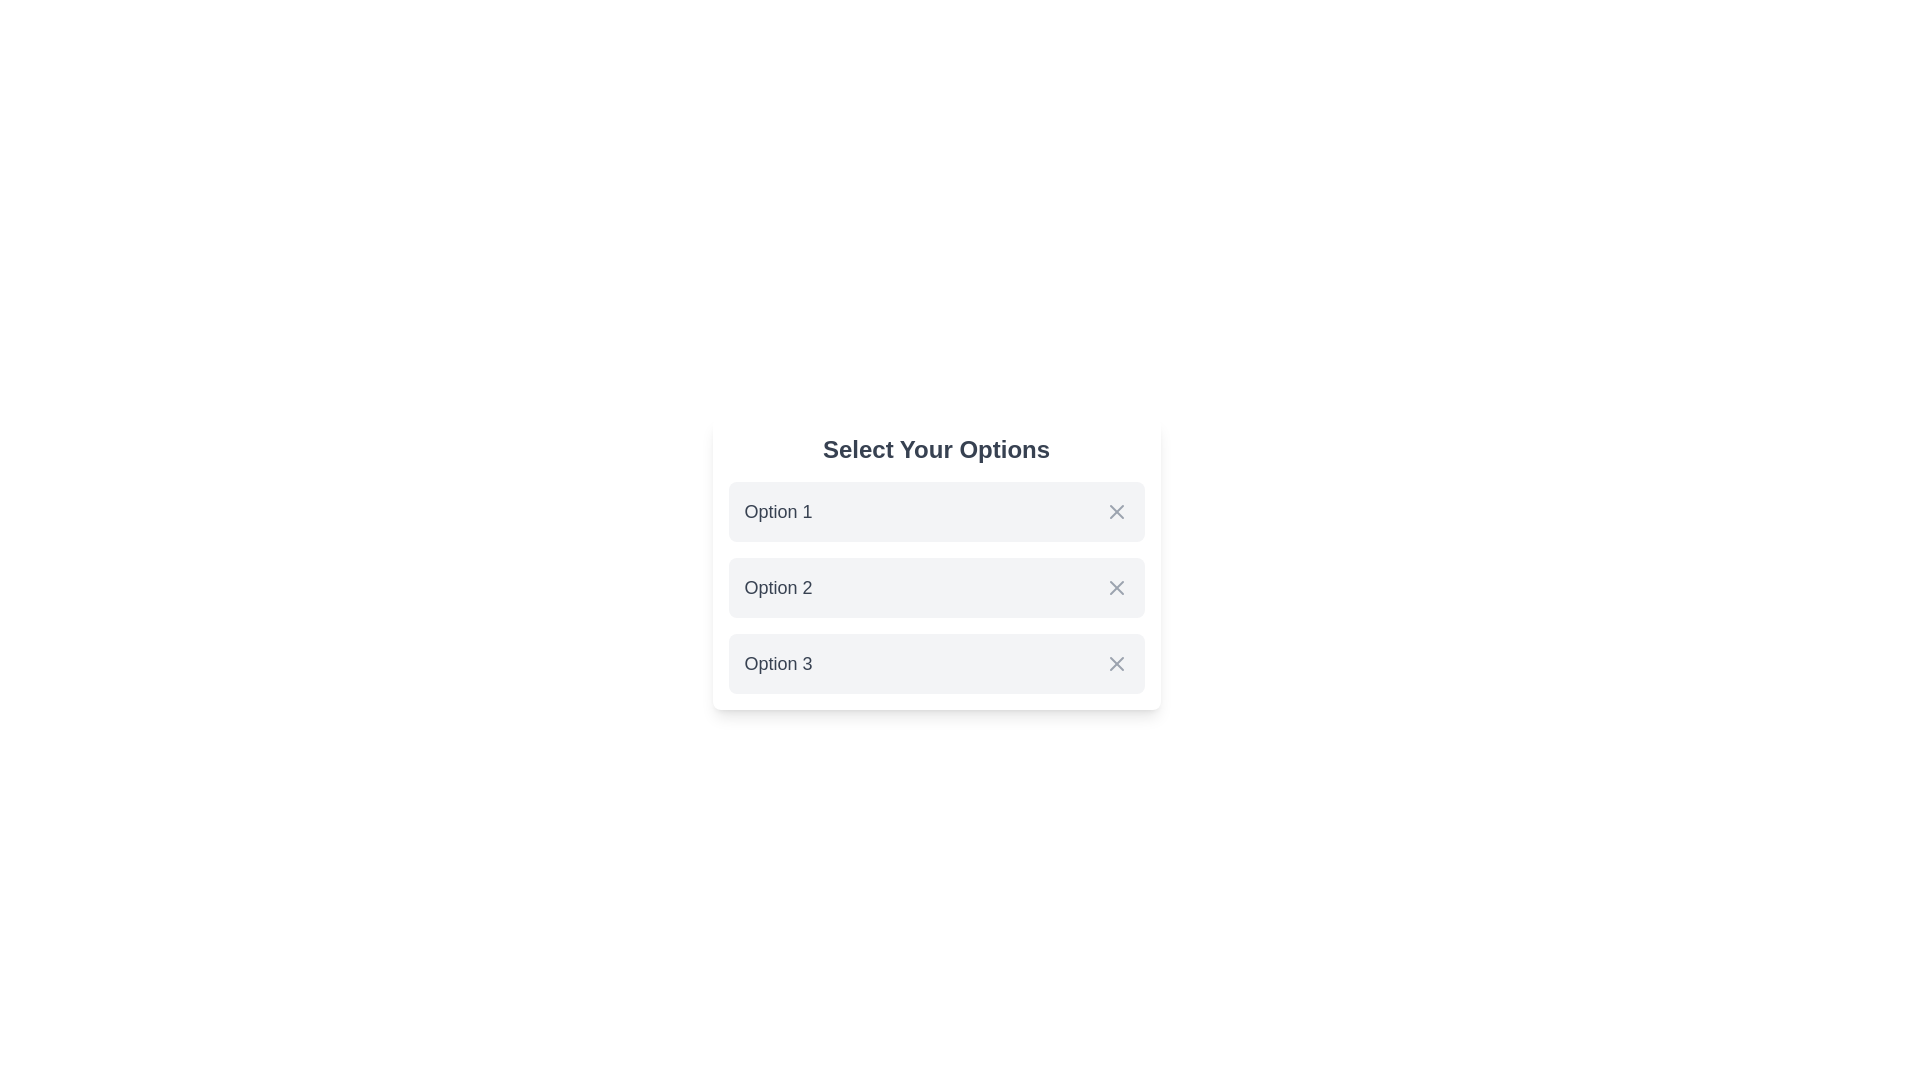 Image resolution: width=1920 pixels, height=1080 pixels. I want to click on the list item labeled 'Option 1' for keyboard interaction, so click(935, 511).